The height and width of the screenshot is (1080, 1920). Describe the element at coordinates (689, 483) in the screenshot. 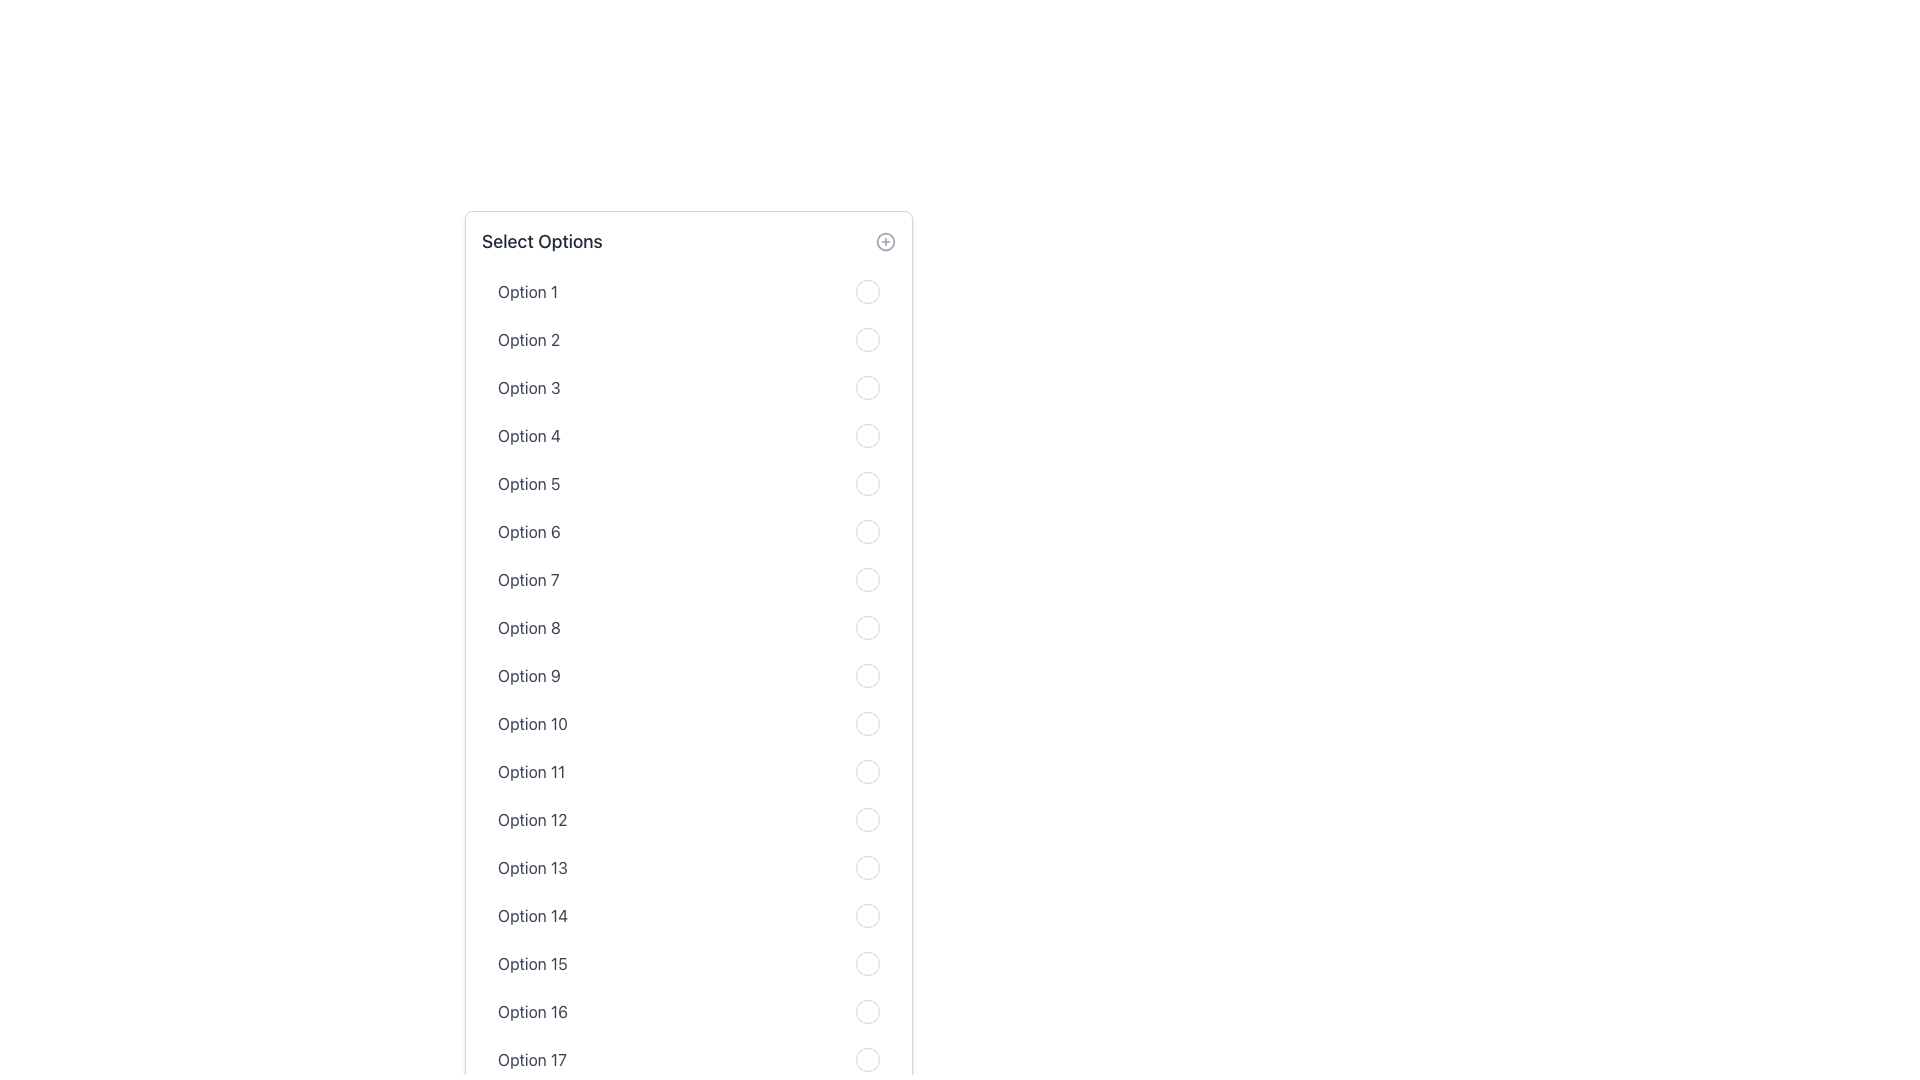

I see `the List Item with Radio Button labeled 'Option 5' to trigger hover effects` at that location.